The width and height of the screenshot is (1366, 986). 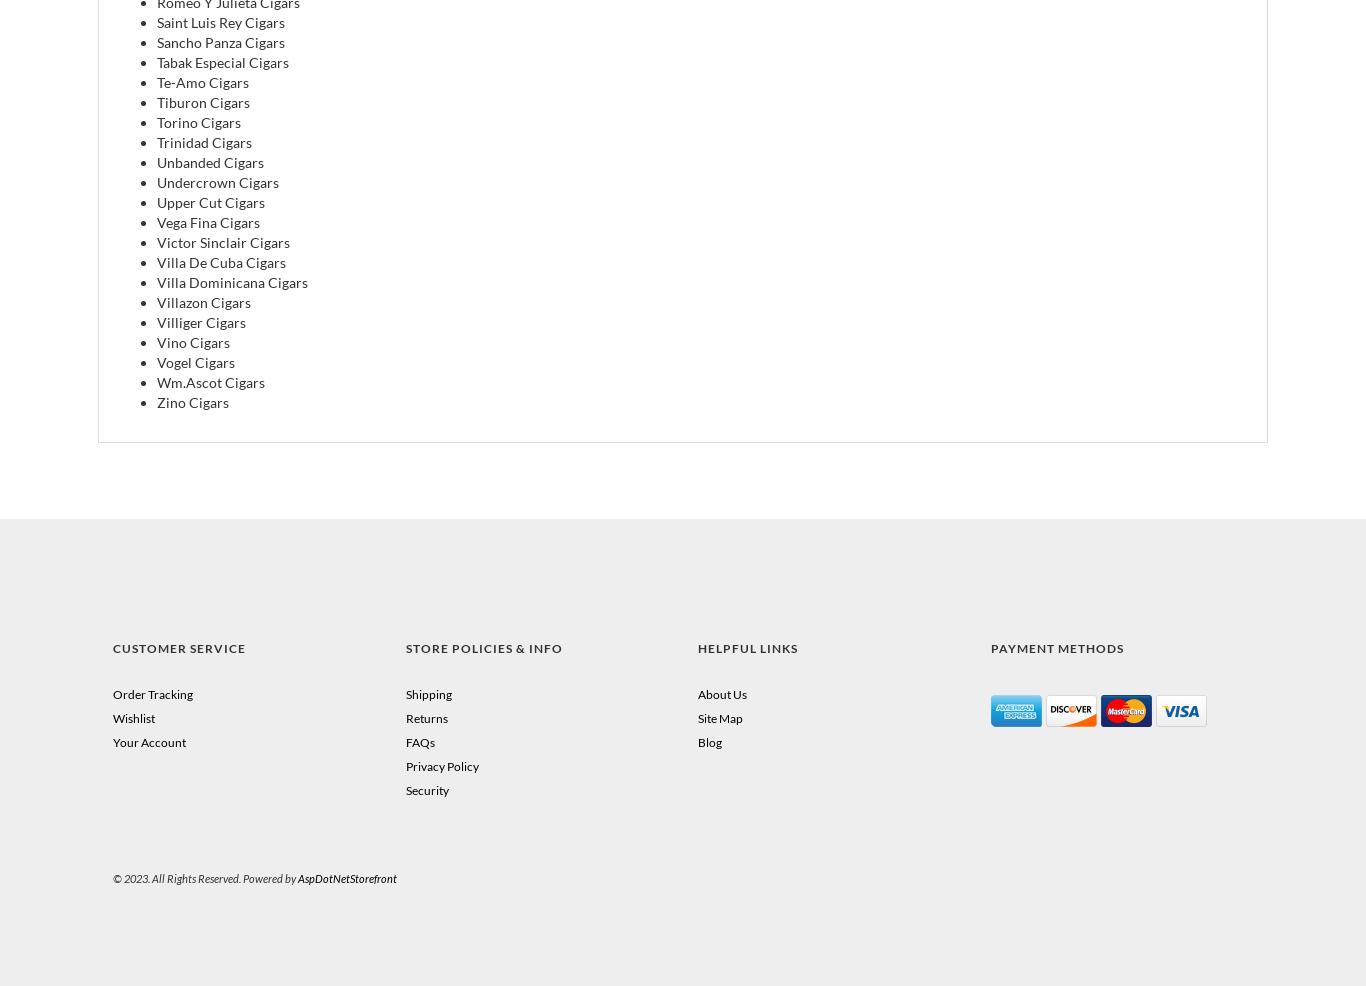 What do you see at coordinates (346, 876) in the screenshot?
I see `'AspDotNetStorefront'` at bounding box center [346, 876].